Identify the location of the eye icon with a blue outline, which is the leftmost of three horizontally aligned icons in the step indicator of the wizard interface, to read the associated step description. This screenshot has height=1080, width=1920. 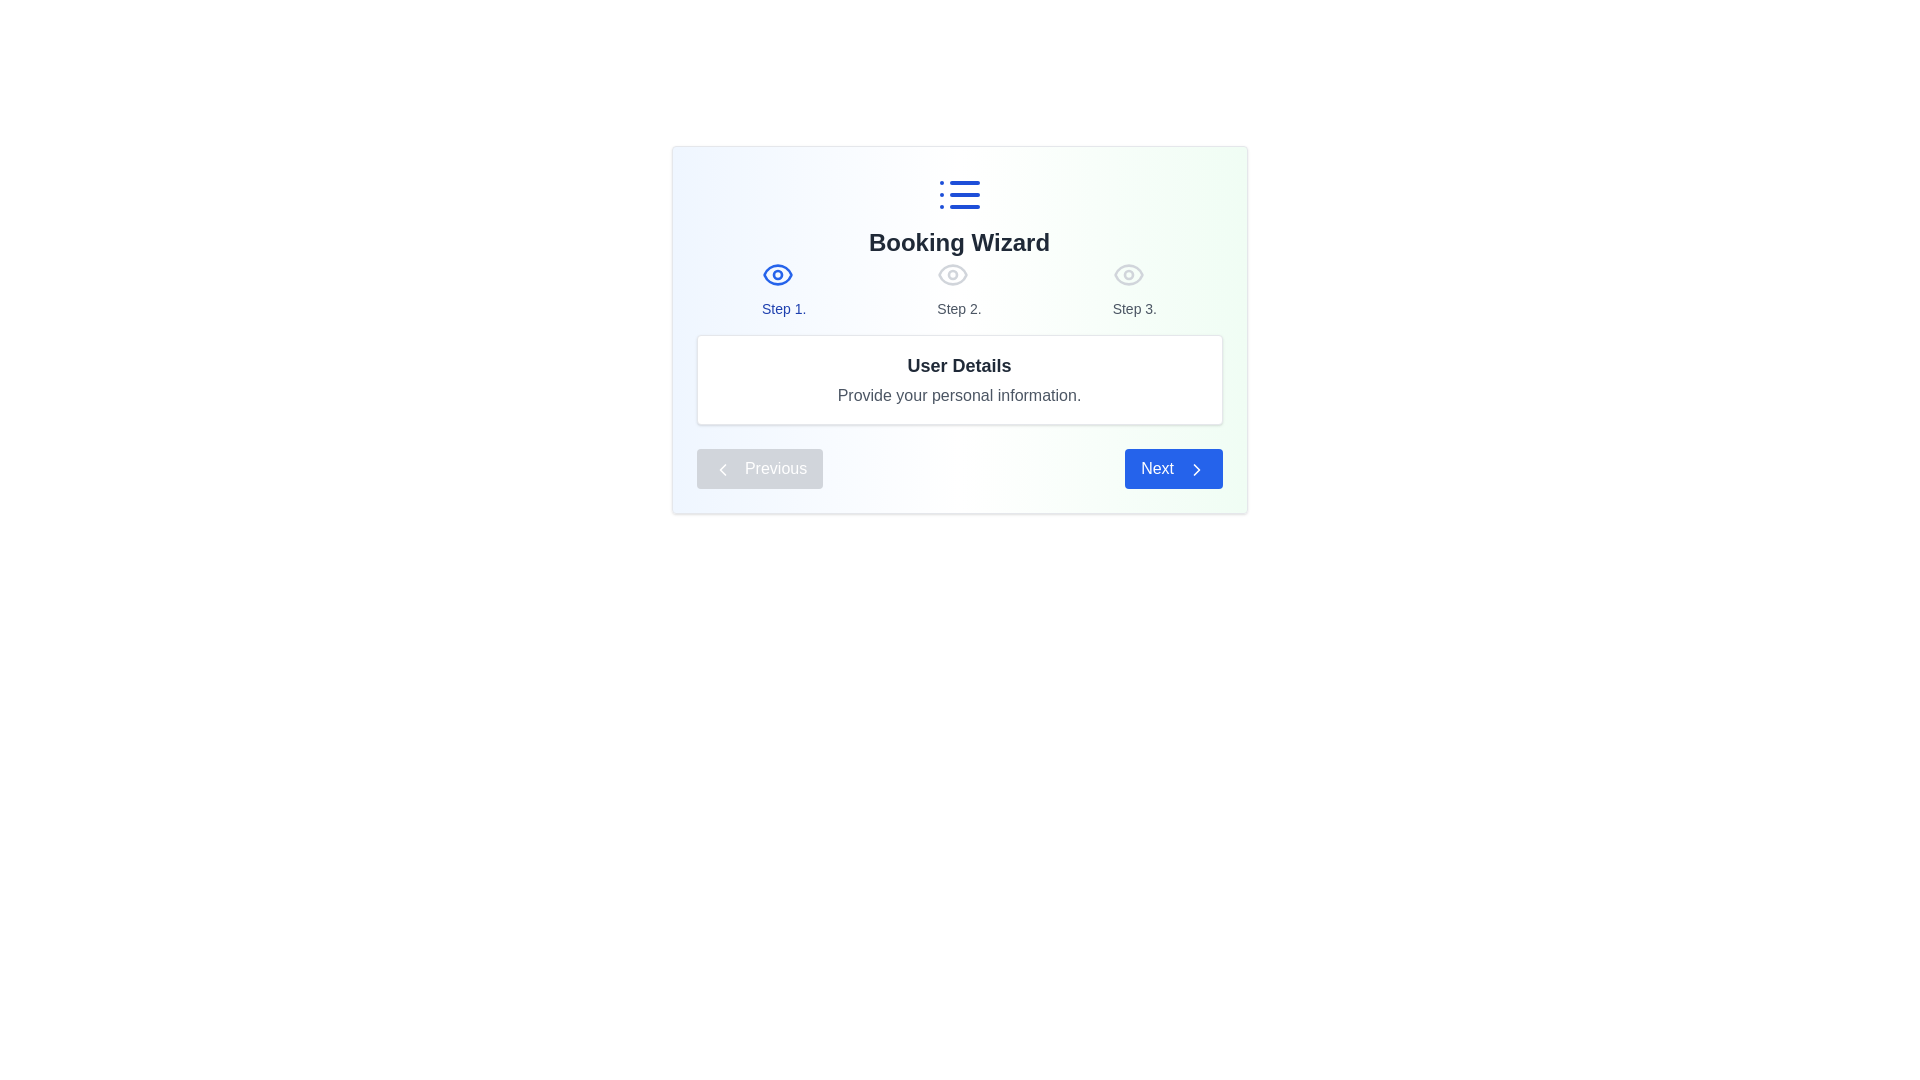
(776, 274).